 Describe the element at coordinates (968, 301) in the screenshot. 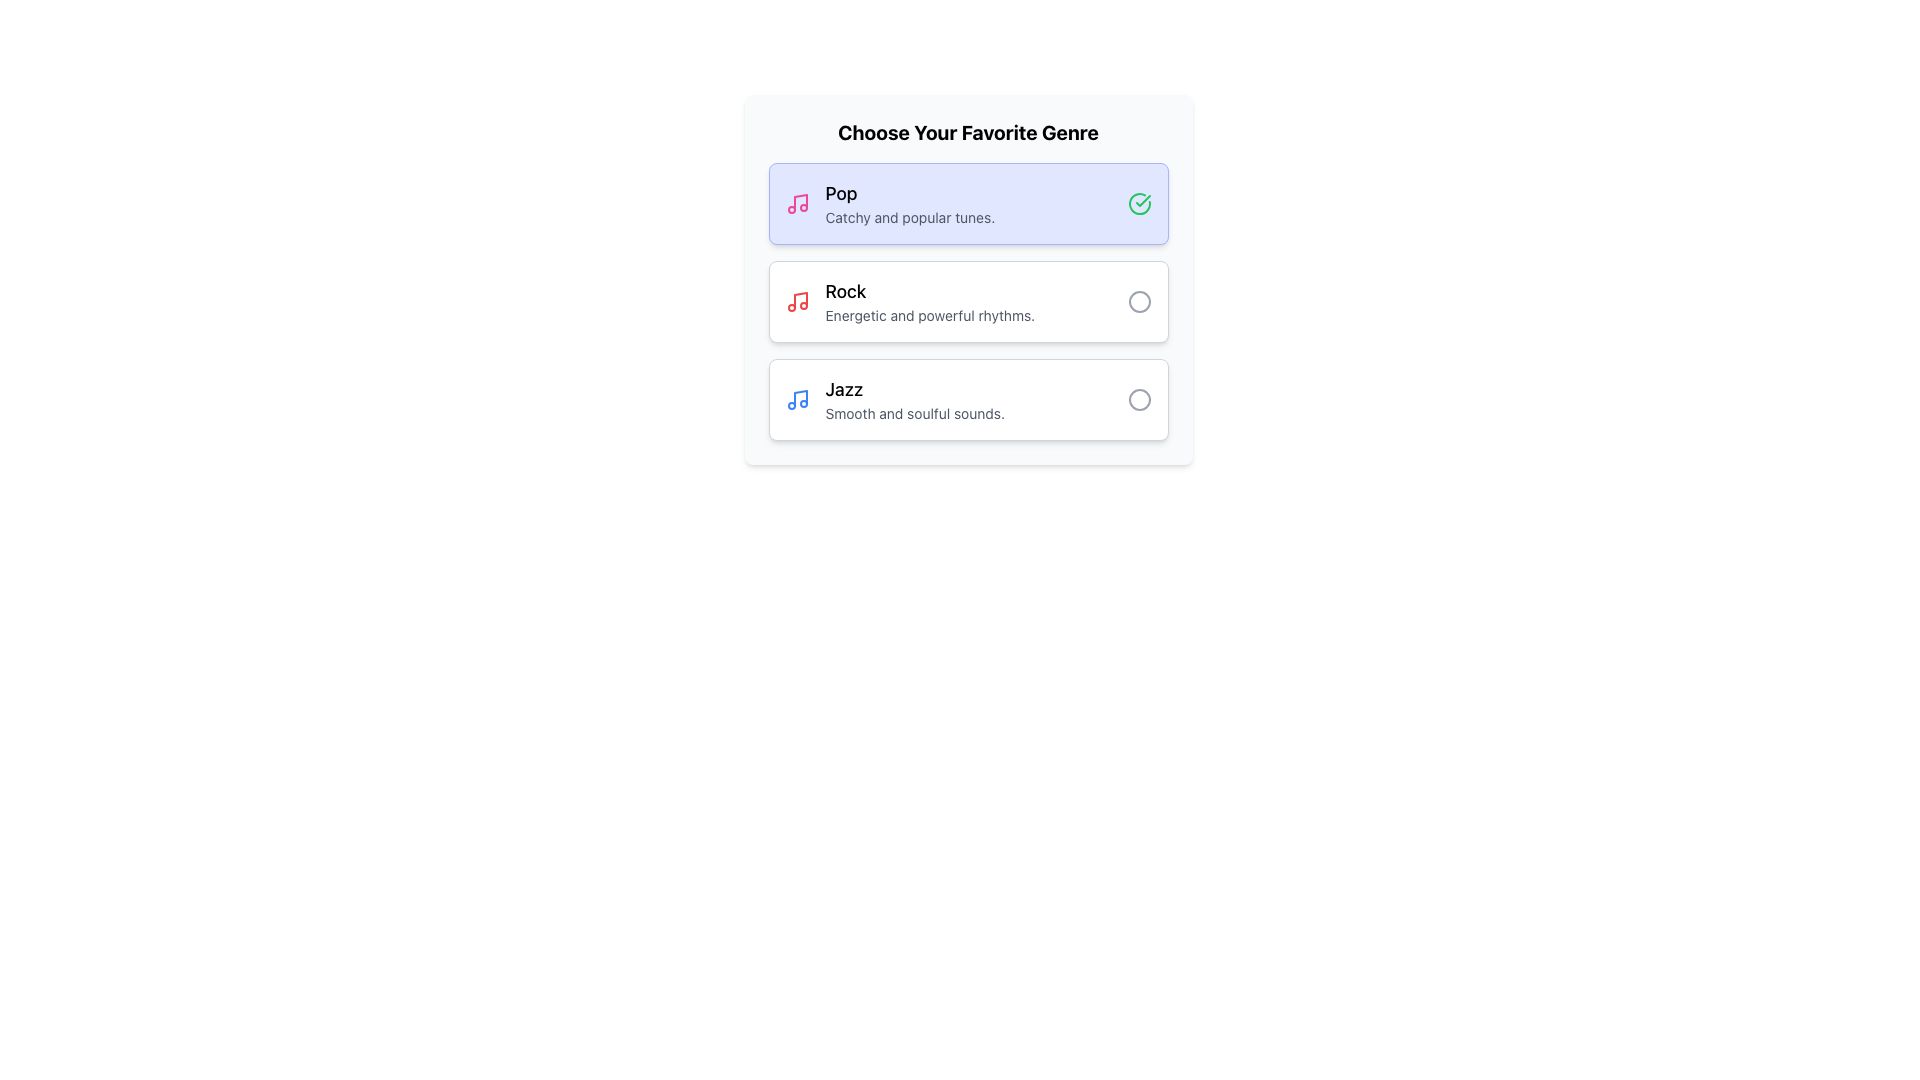

I see `the 'Rock' music genre button, which is the second card in a vertical list of music genres (Pop, Rock, Jazz) to observe any hover effects` at that location.